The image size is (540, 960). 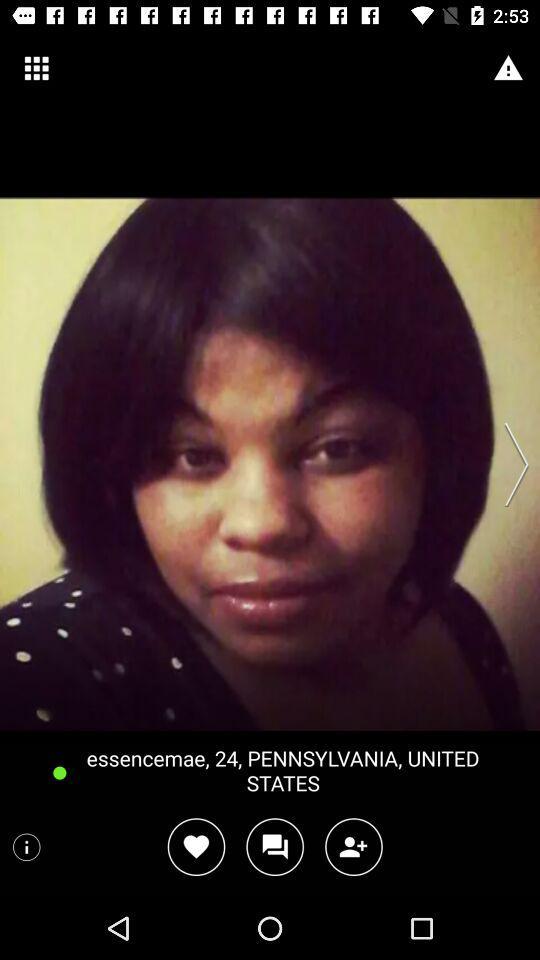 What do you see at coordinates (510, 464) in the screenshot?
I see `go next page` at bounding box center [510, 464].